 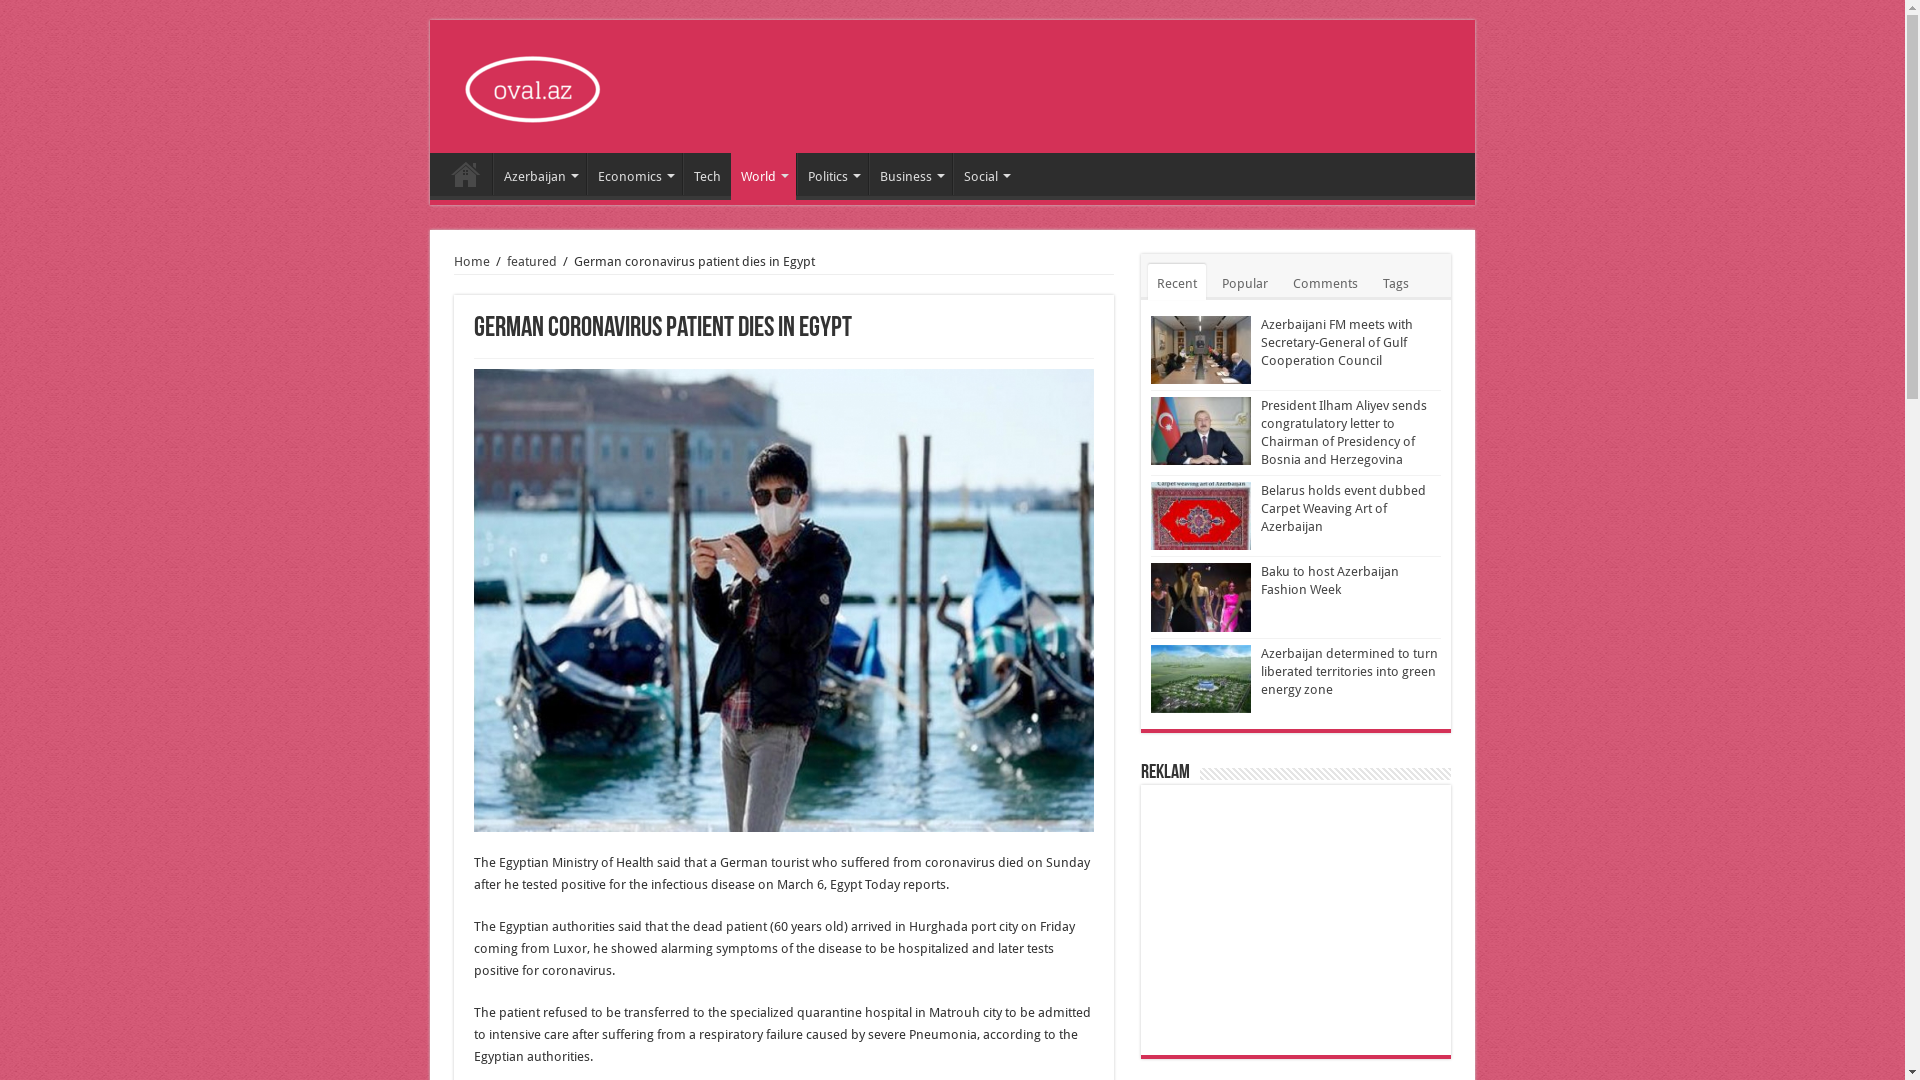 What do you see at coordinates (706, 172) in the screenshot?
I see `'Tech'` at bounding box center [706, 172].